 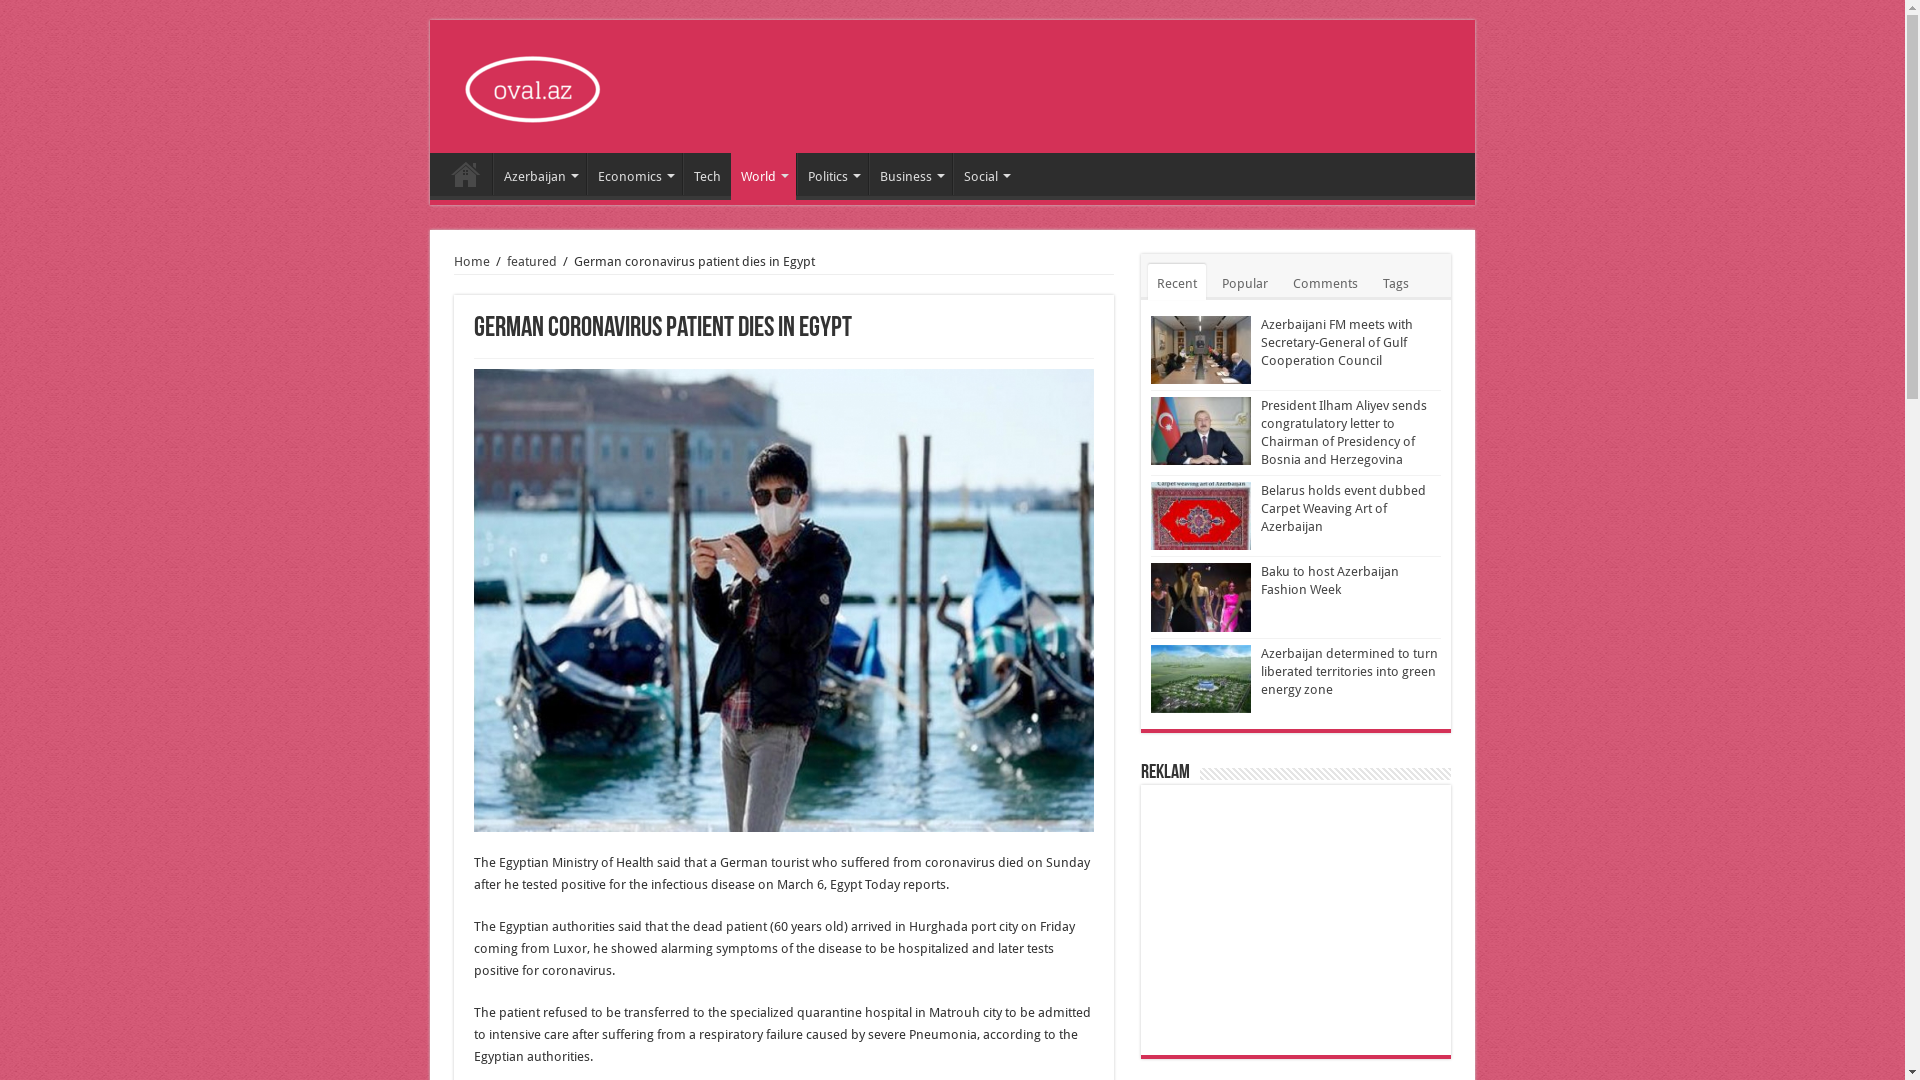 What do you see at coordinates (706, 172) in the screenshot?
I see `'Tech'` at bounding box center [706, 172].